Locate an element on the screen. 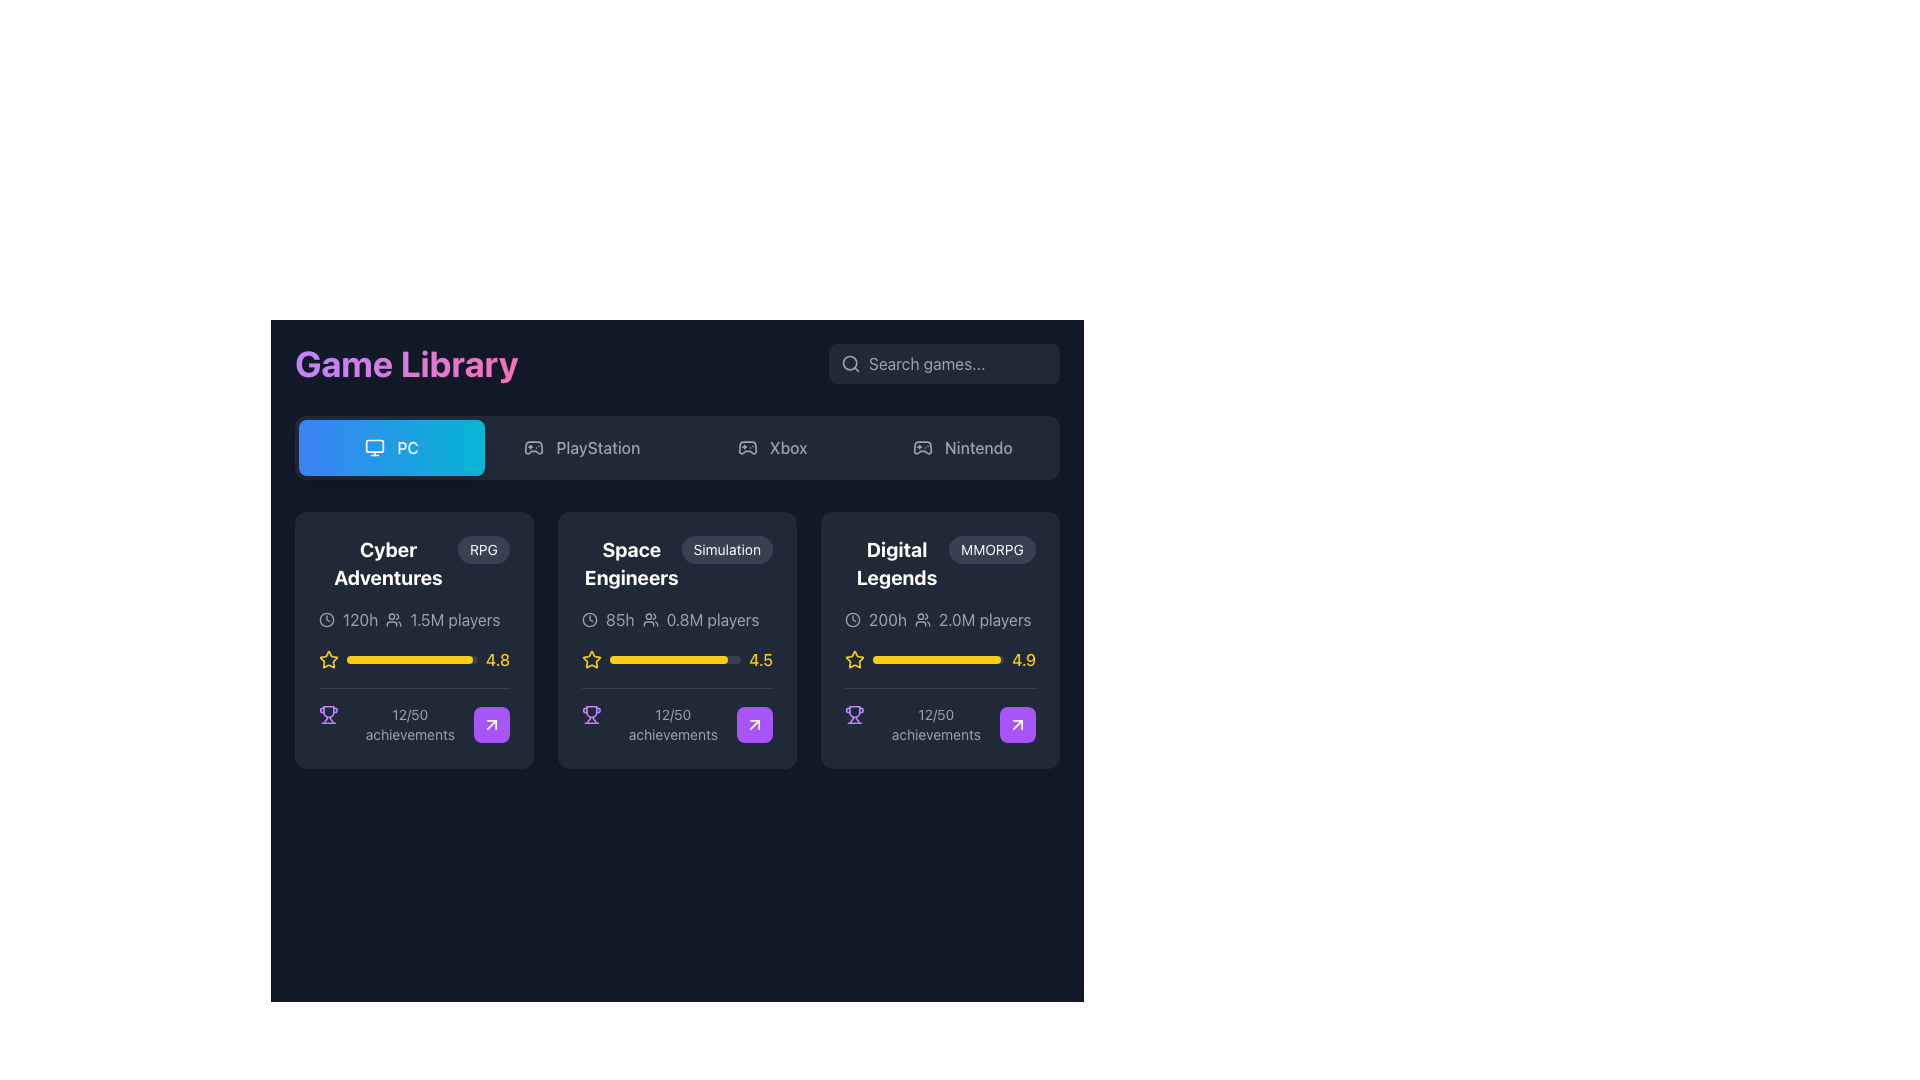 The width and height of the screenshot is (1920, 1080). the pill-shaped label displaying 'MMORPG' on a dark-gray background, located in the 'Digital Legends' card, positioned to the top-right of the card content is located at coordinates (992, 550).